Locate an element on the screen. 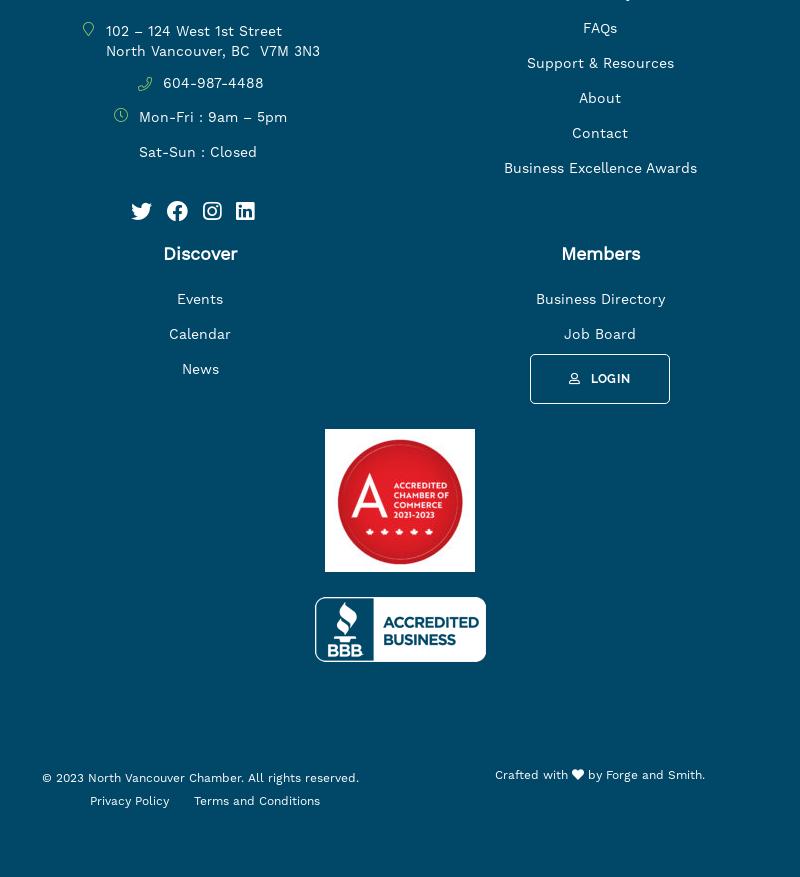  'Mon-Fri : 9am – 5pm' is located at coordinates (212, 115).